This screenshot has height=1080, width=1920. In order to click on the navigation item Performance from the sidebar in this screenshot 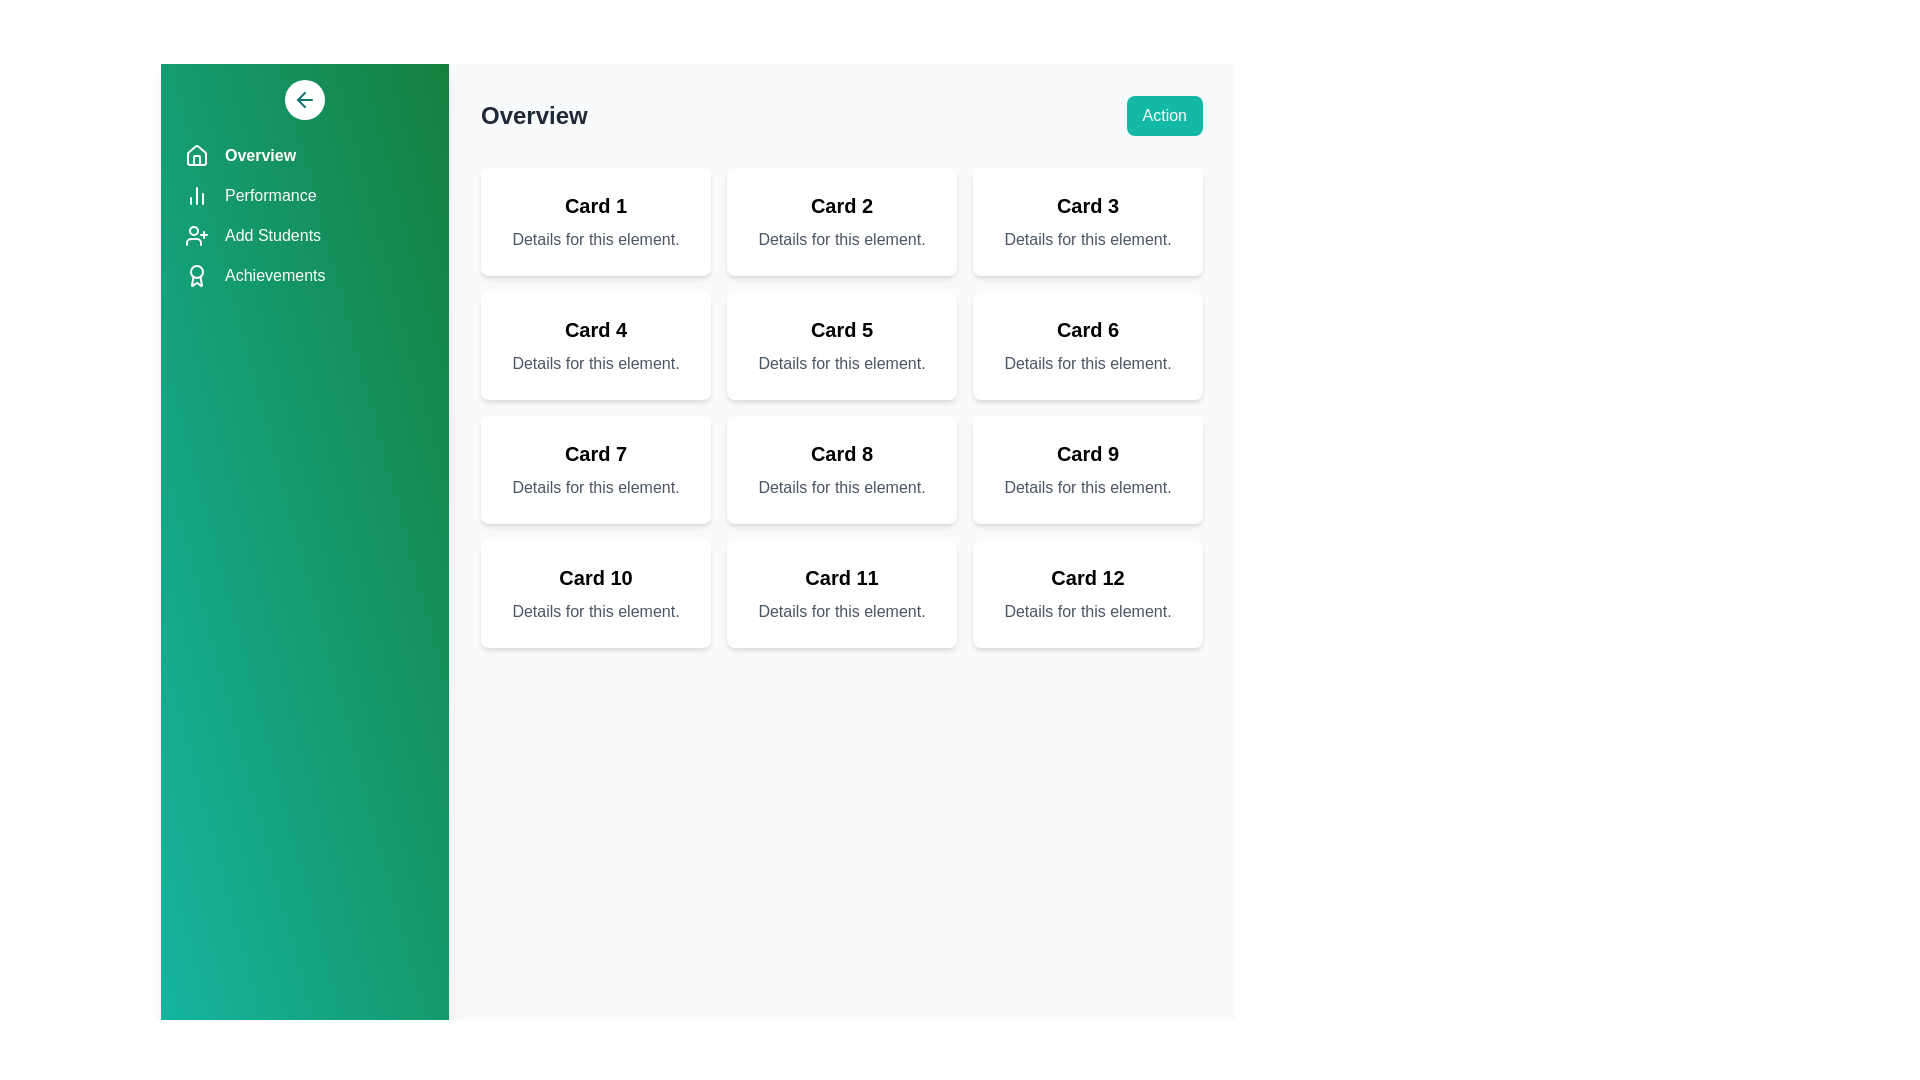, I will do `click(304, 196)`.